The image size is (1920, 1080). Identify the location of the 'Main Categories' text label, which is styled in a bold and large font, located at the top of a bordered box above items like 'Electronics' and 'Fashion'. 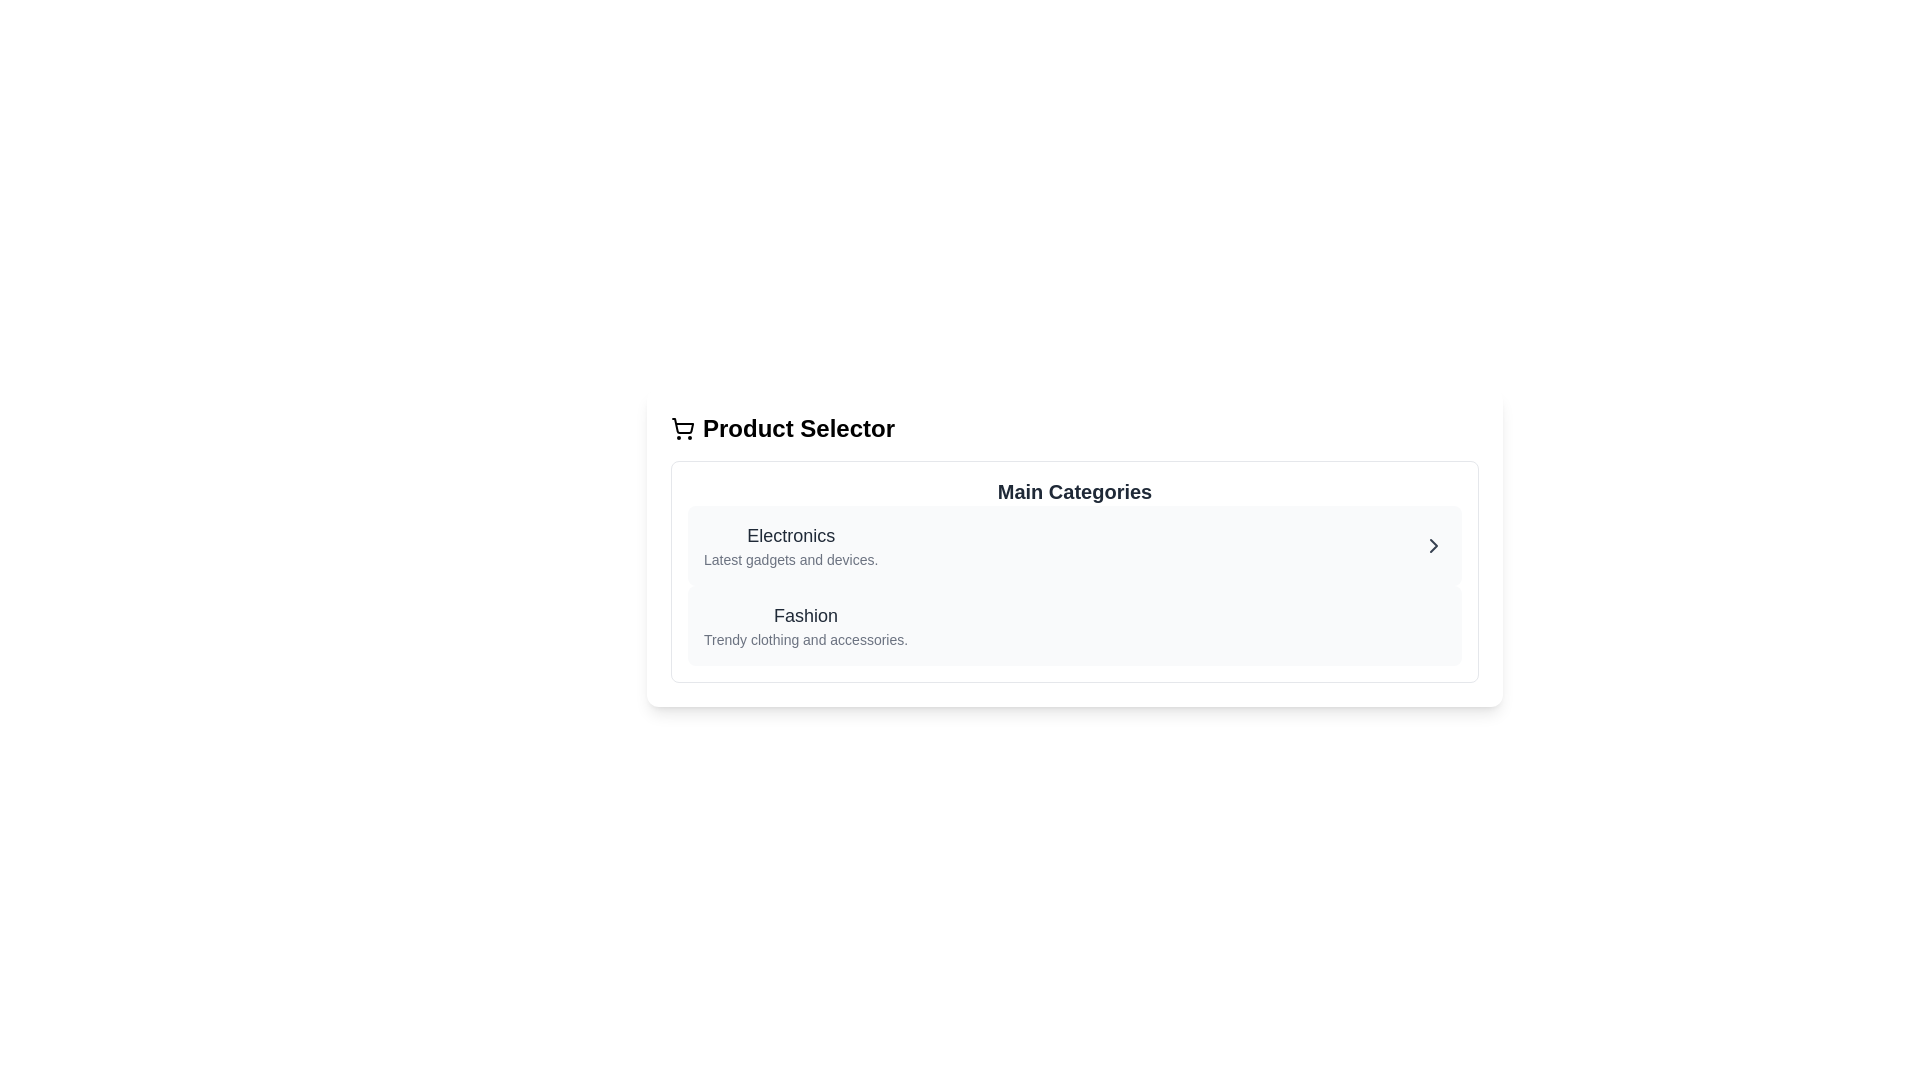
(1074, 492).